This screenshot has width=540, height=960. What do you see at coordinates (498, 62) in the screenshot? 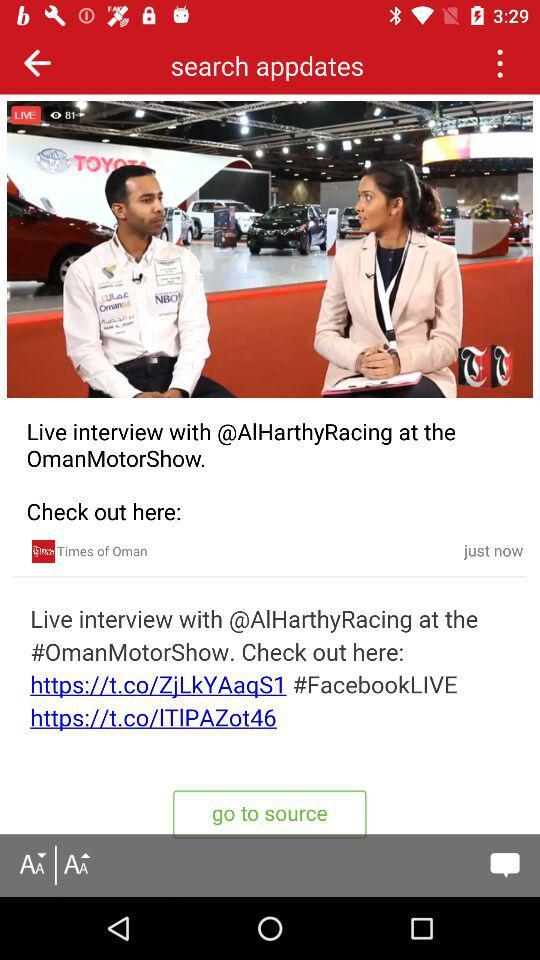
I see `the more icon` at bounding box center [498, 62].